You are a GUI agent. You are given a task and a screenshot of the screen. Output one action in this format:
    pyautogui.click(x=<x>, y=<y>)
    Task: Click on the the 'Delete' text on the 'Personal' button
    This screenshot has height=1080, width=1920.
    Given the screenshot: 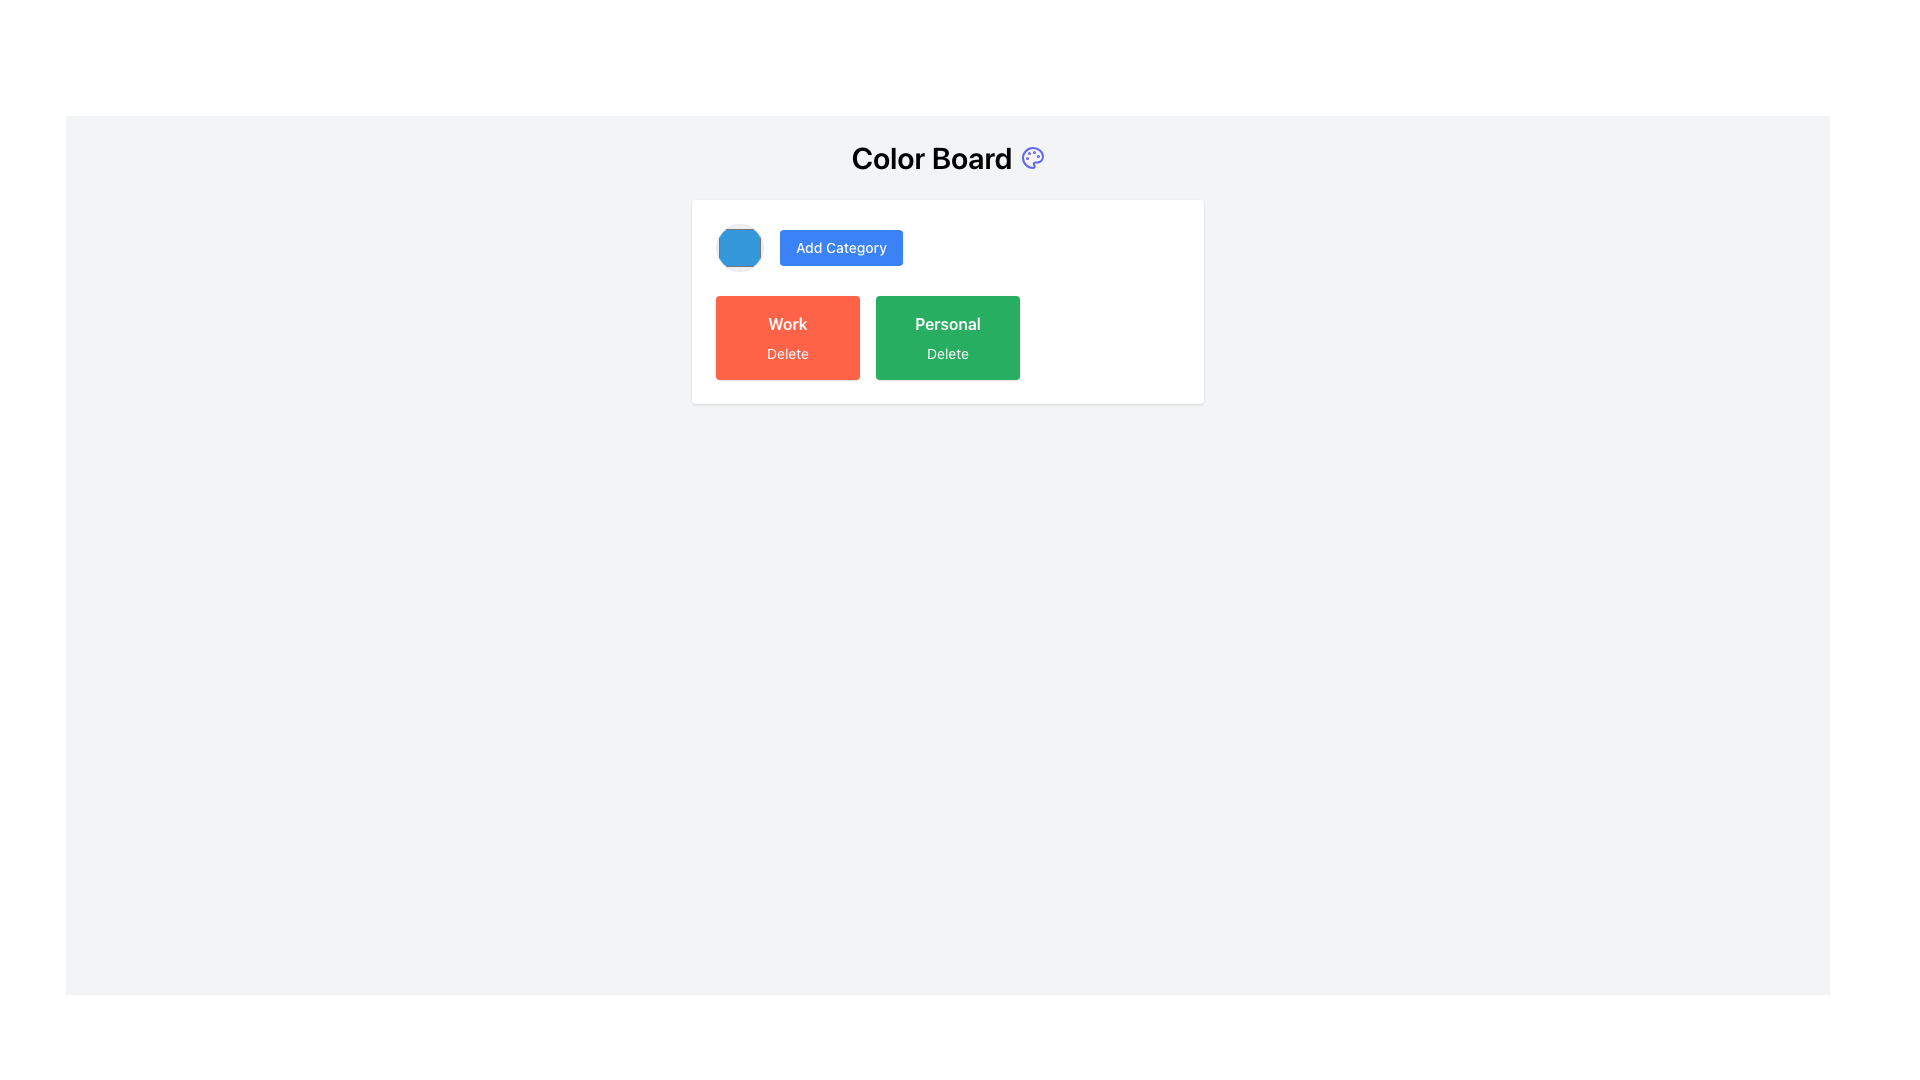 What is the action you would take?
    pyautogui.click(x=947, y=337)
    